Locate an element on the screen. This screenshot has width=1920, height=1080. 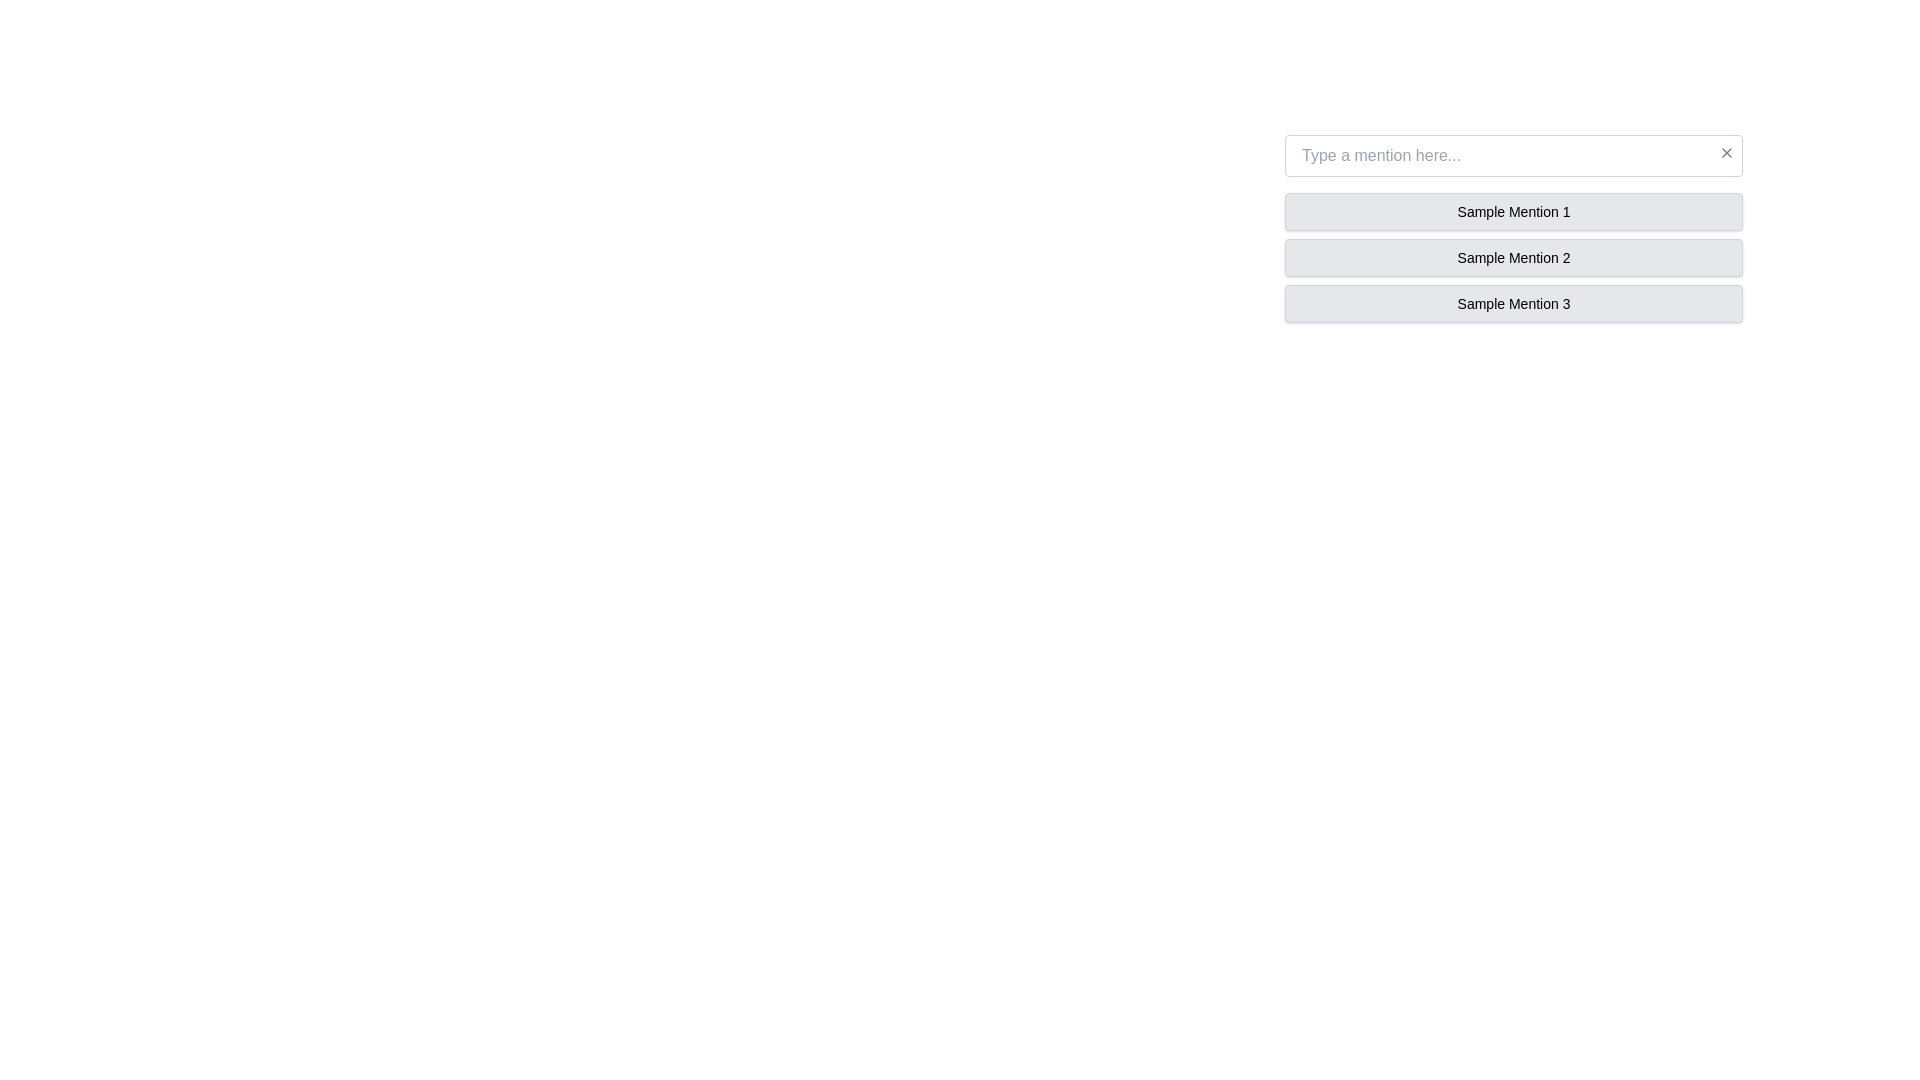
the second item in the list of text items, which has a gray background and rounded corners is located at coordinates (1513, 257).